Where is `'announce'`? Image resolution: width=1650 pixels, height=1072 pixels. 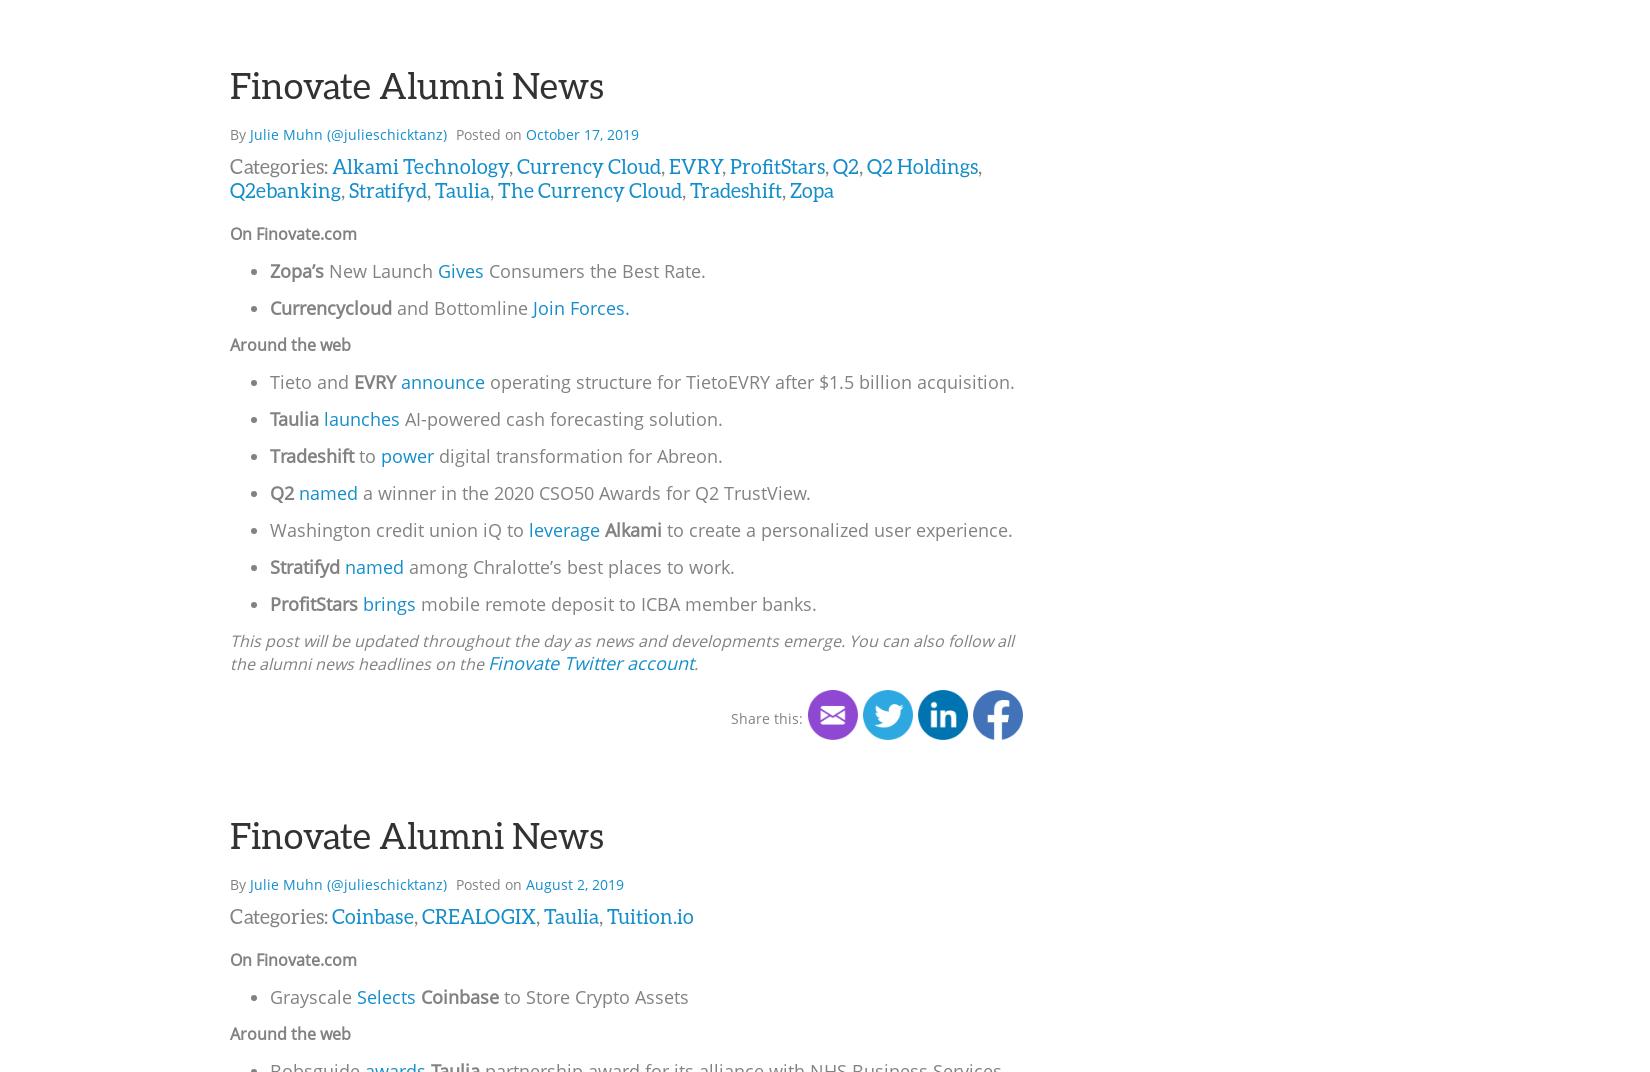
'announce' is located at coordinates (442, 380).